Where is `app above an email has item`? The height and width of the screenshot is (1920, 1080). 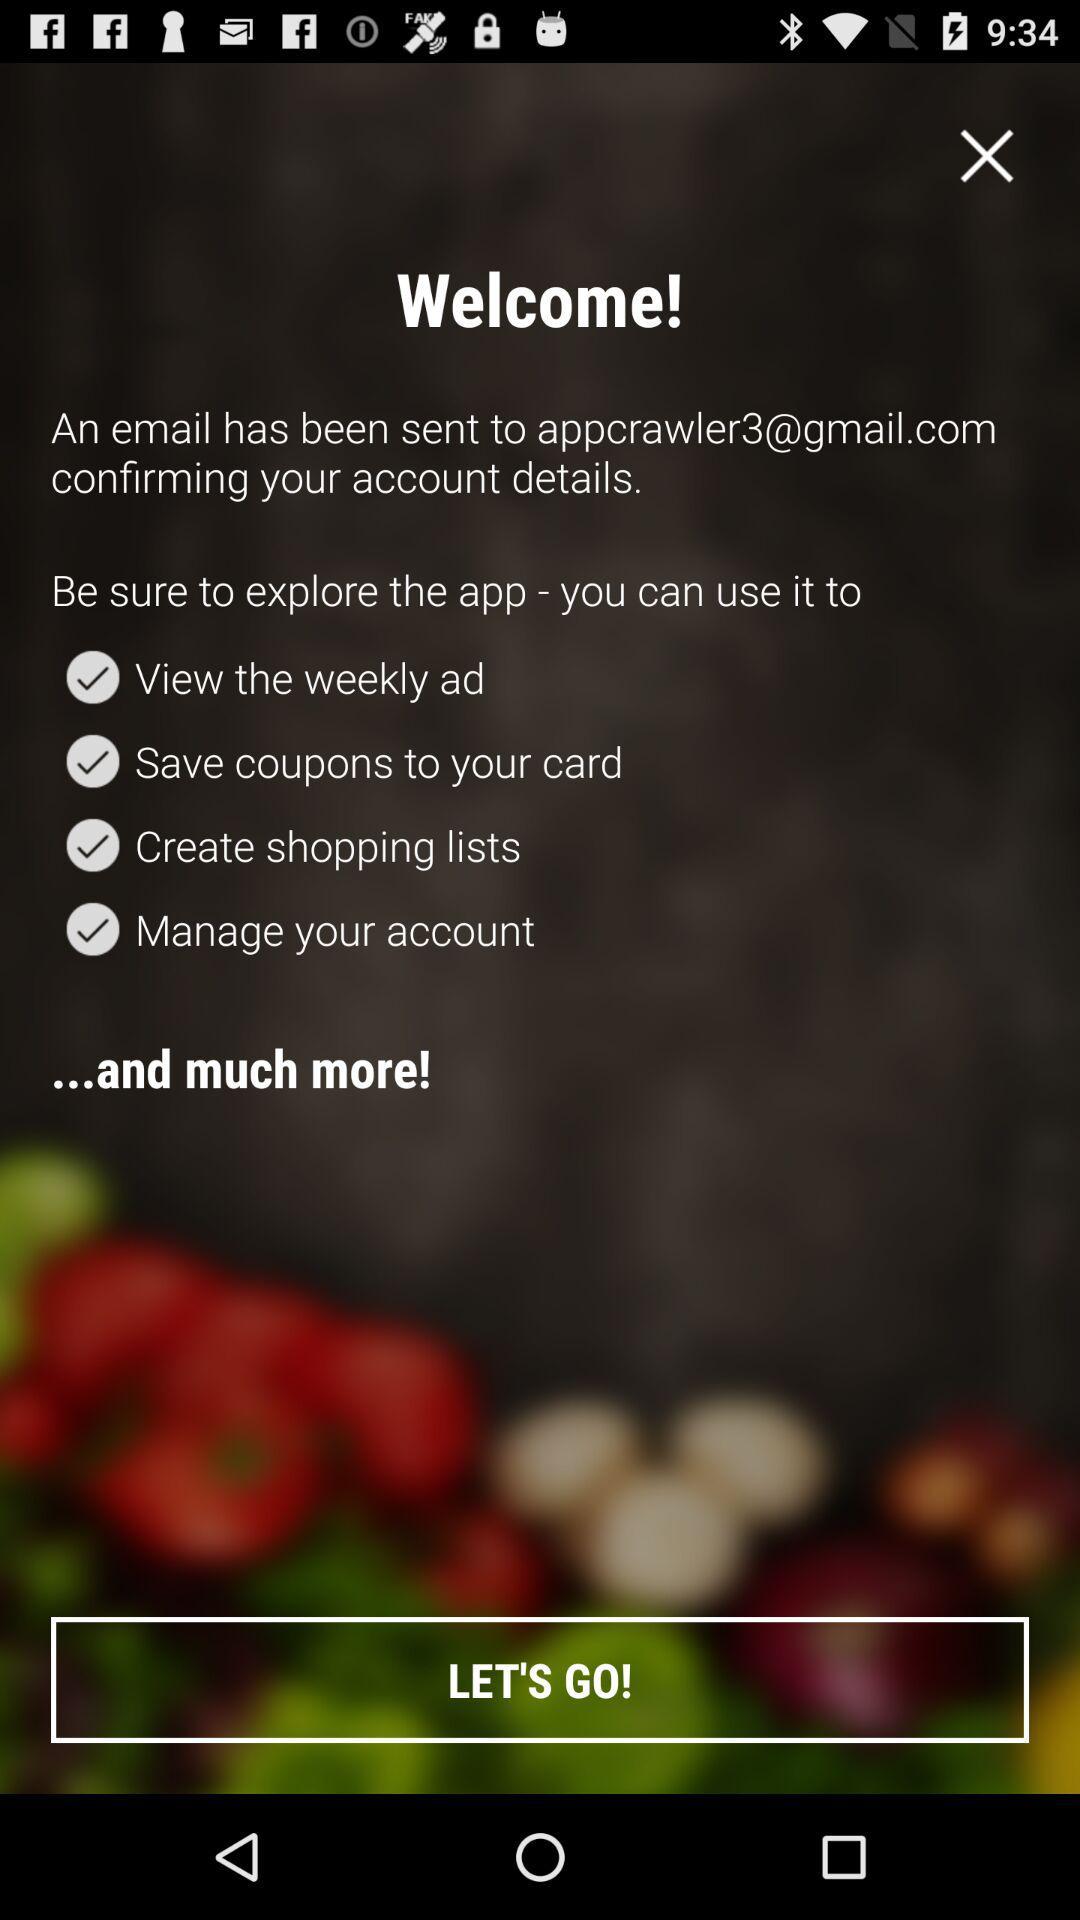
app above an email has item is located at coordinates (986, 154).